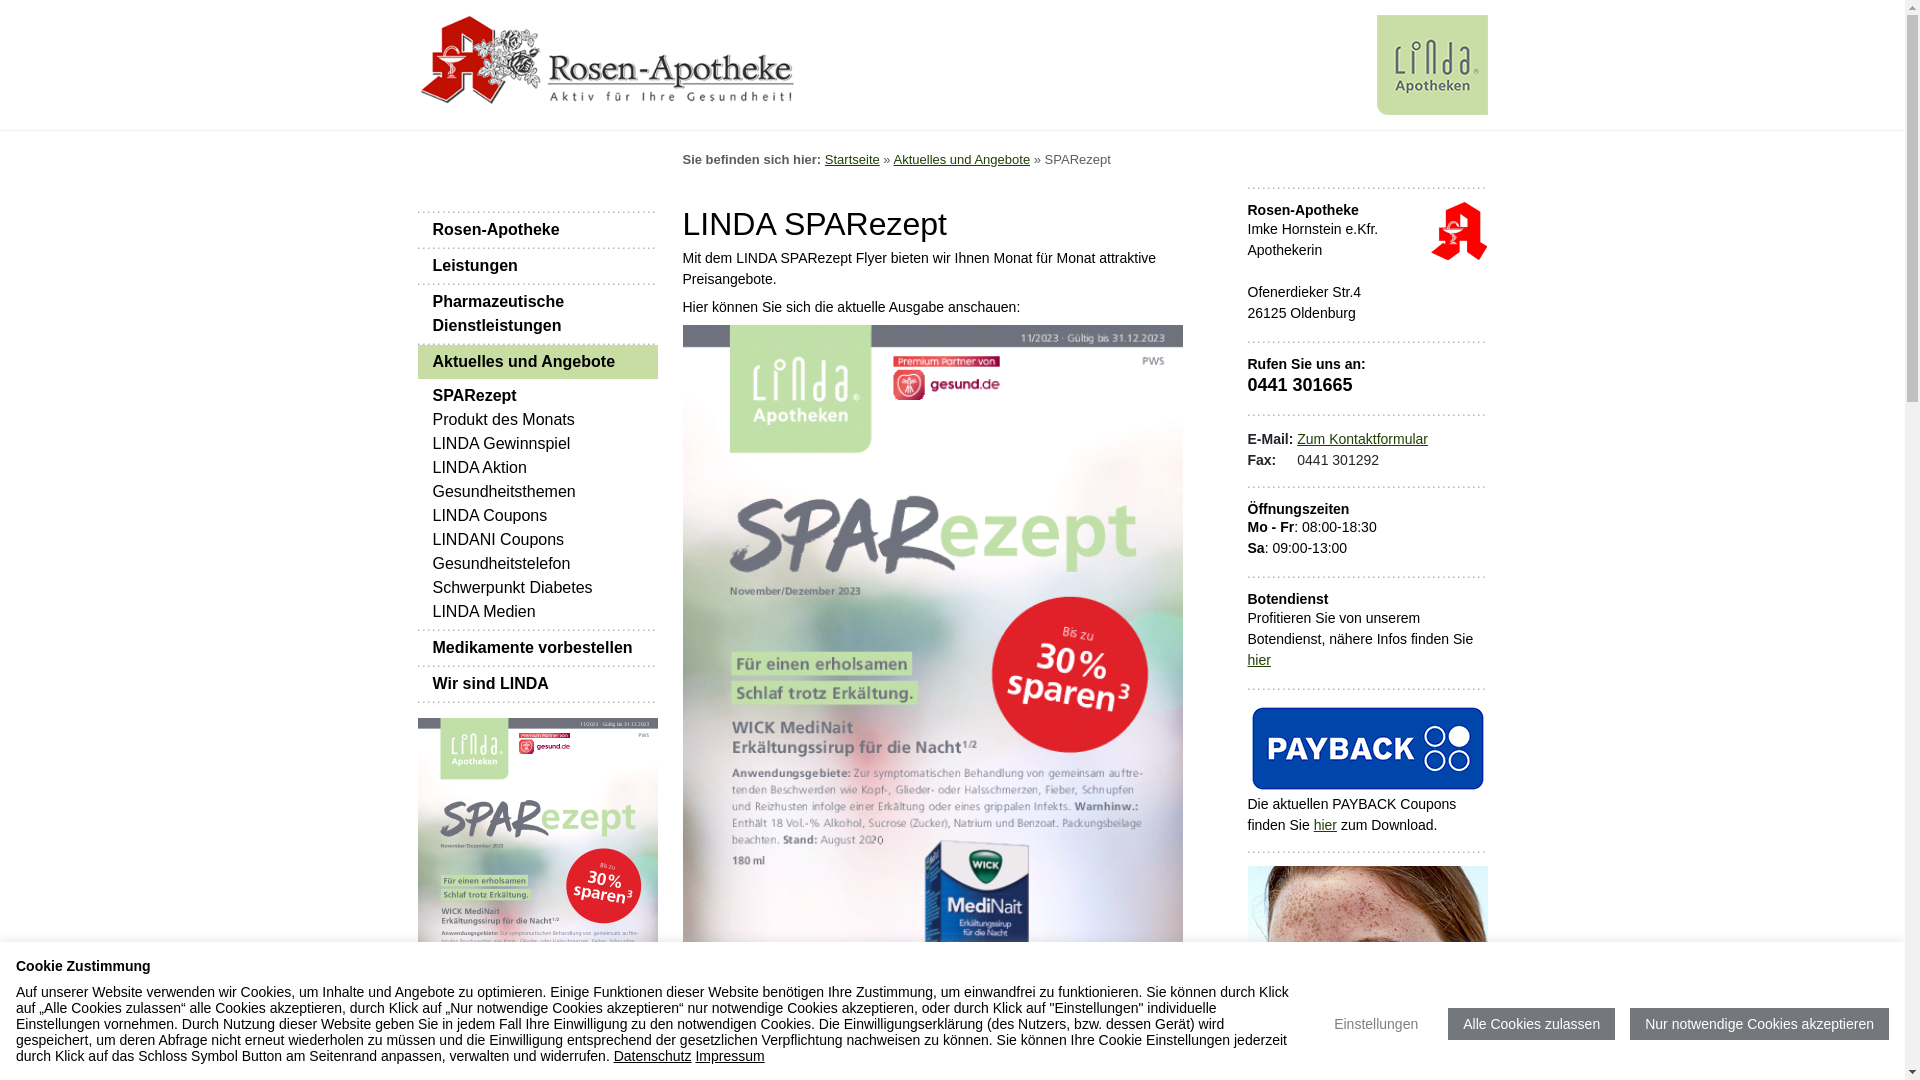 The height and width of the screenshot is (1080, 1920). Describe the element at coordinates (1367, 748) in the screenshot. I see `'Payback'` at that location.